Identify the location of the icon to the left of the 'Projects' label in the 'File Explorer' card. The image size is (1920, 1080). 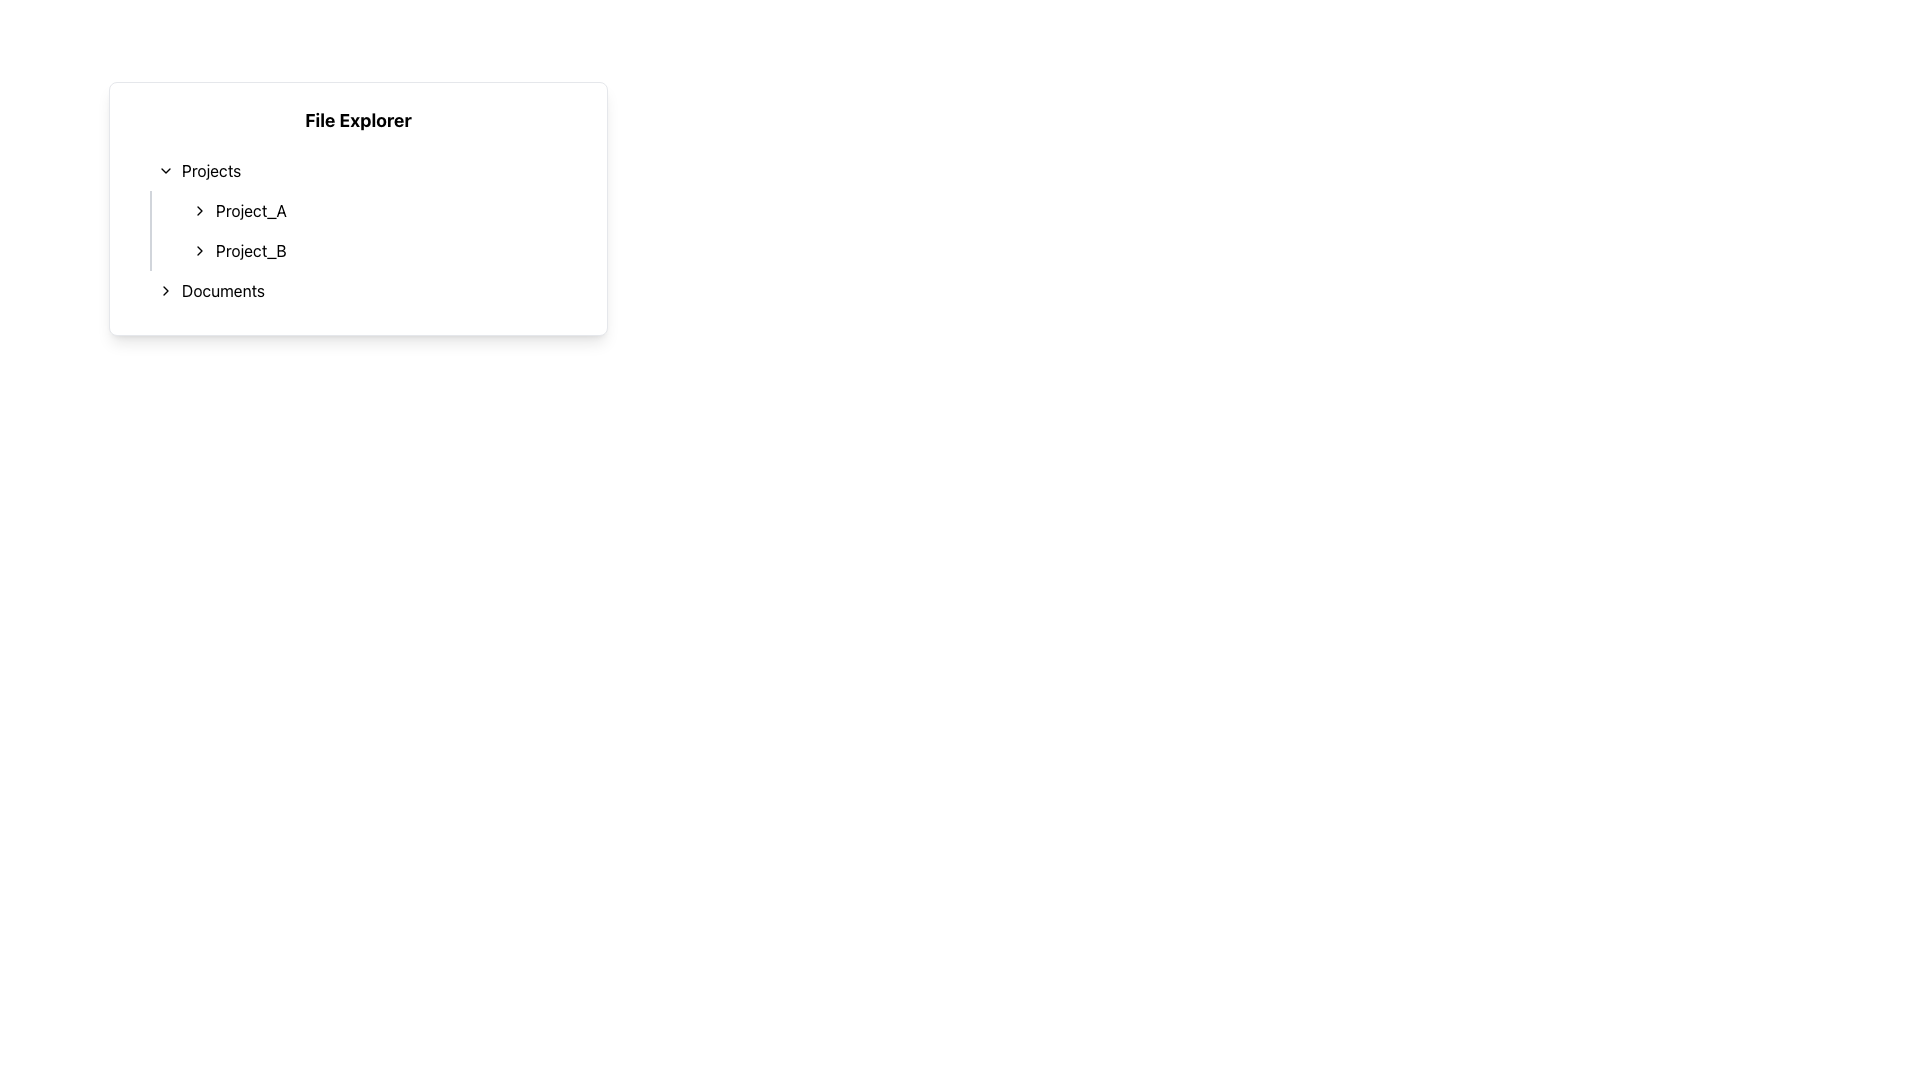
(166, 169).